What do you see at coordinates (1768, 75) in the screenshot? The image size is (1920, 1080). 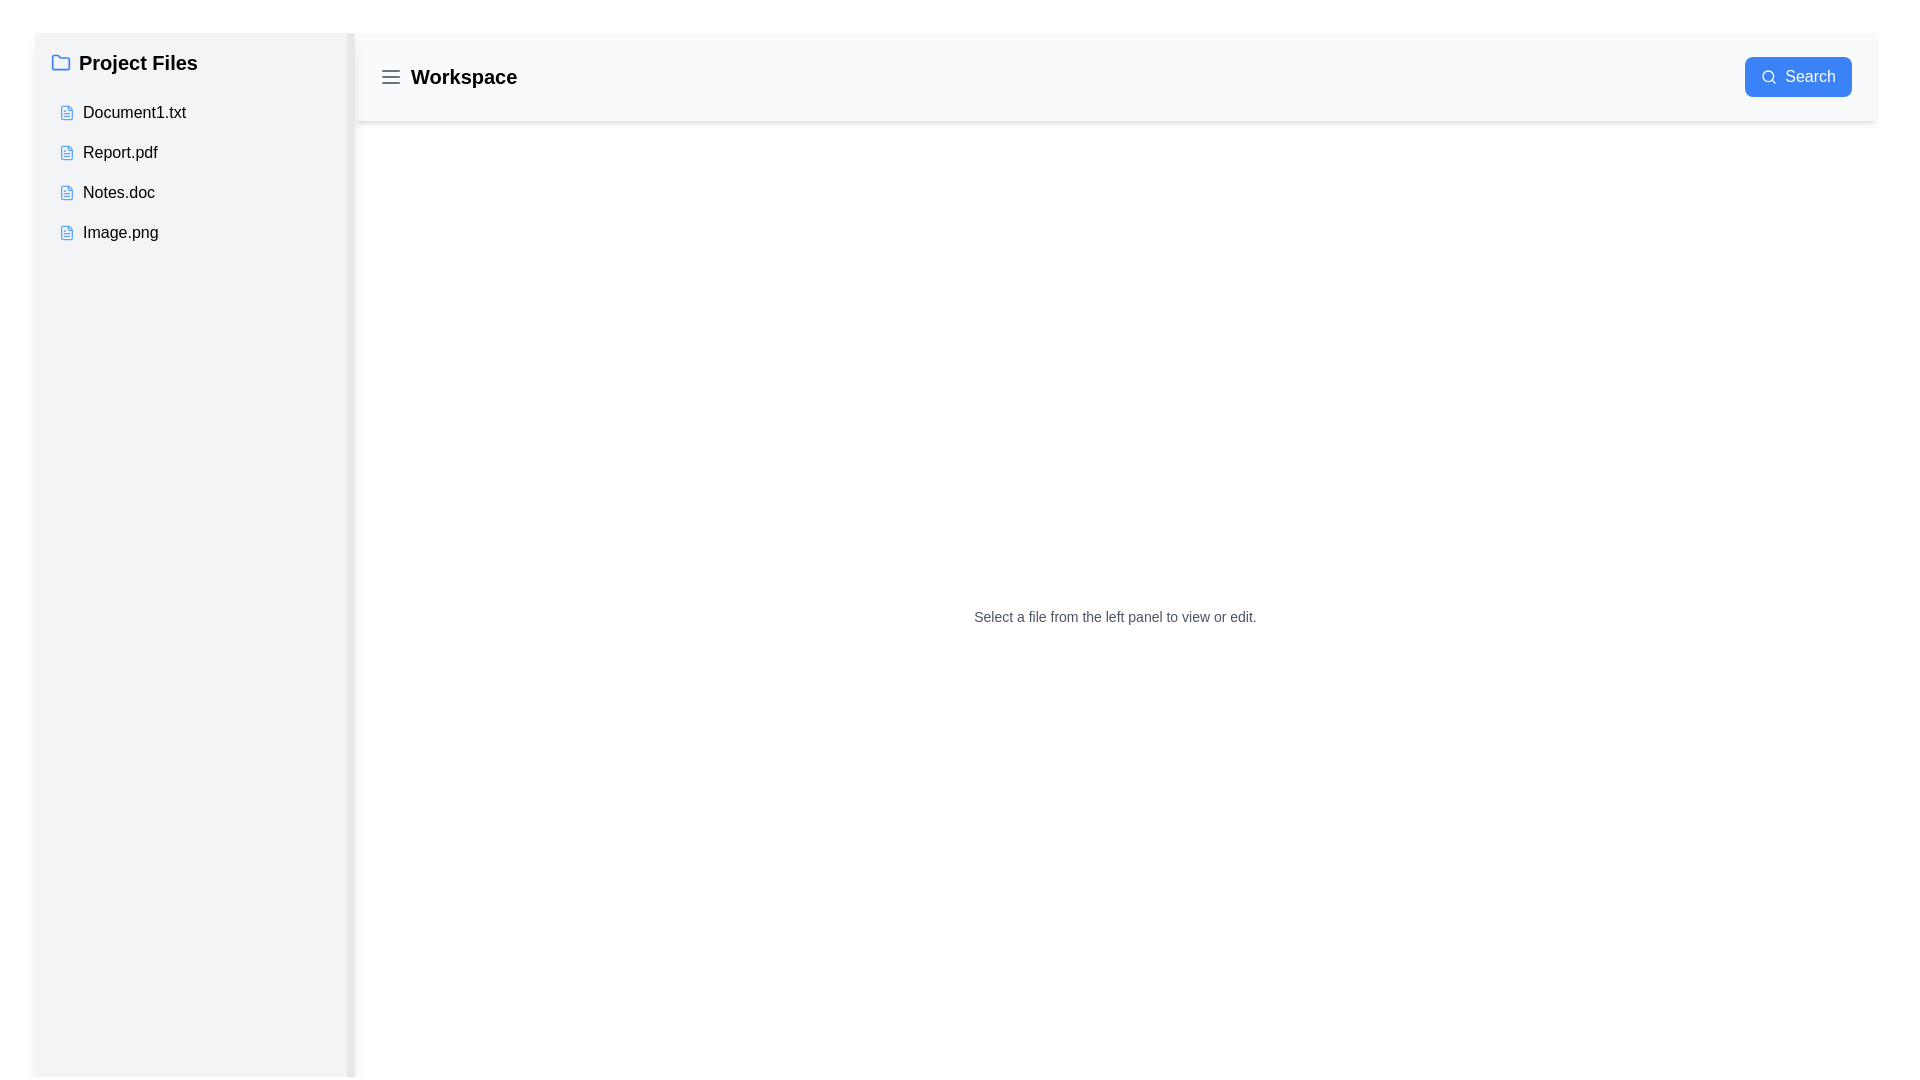 I see `the circular graphical element representing the handle loop of the magnifying glass icon, located at the top-right corner of the interface near the 'Search' button` at bounding box center [1768, 75].